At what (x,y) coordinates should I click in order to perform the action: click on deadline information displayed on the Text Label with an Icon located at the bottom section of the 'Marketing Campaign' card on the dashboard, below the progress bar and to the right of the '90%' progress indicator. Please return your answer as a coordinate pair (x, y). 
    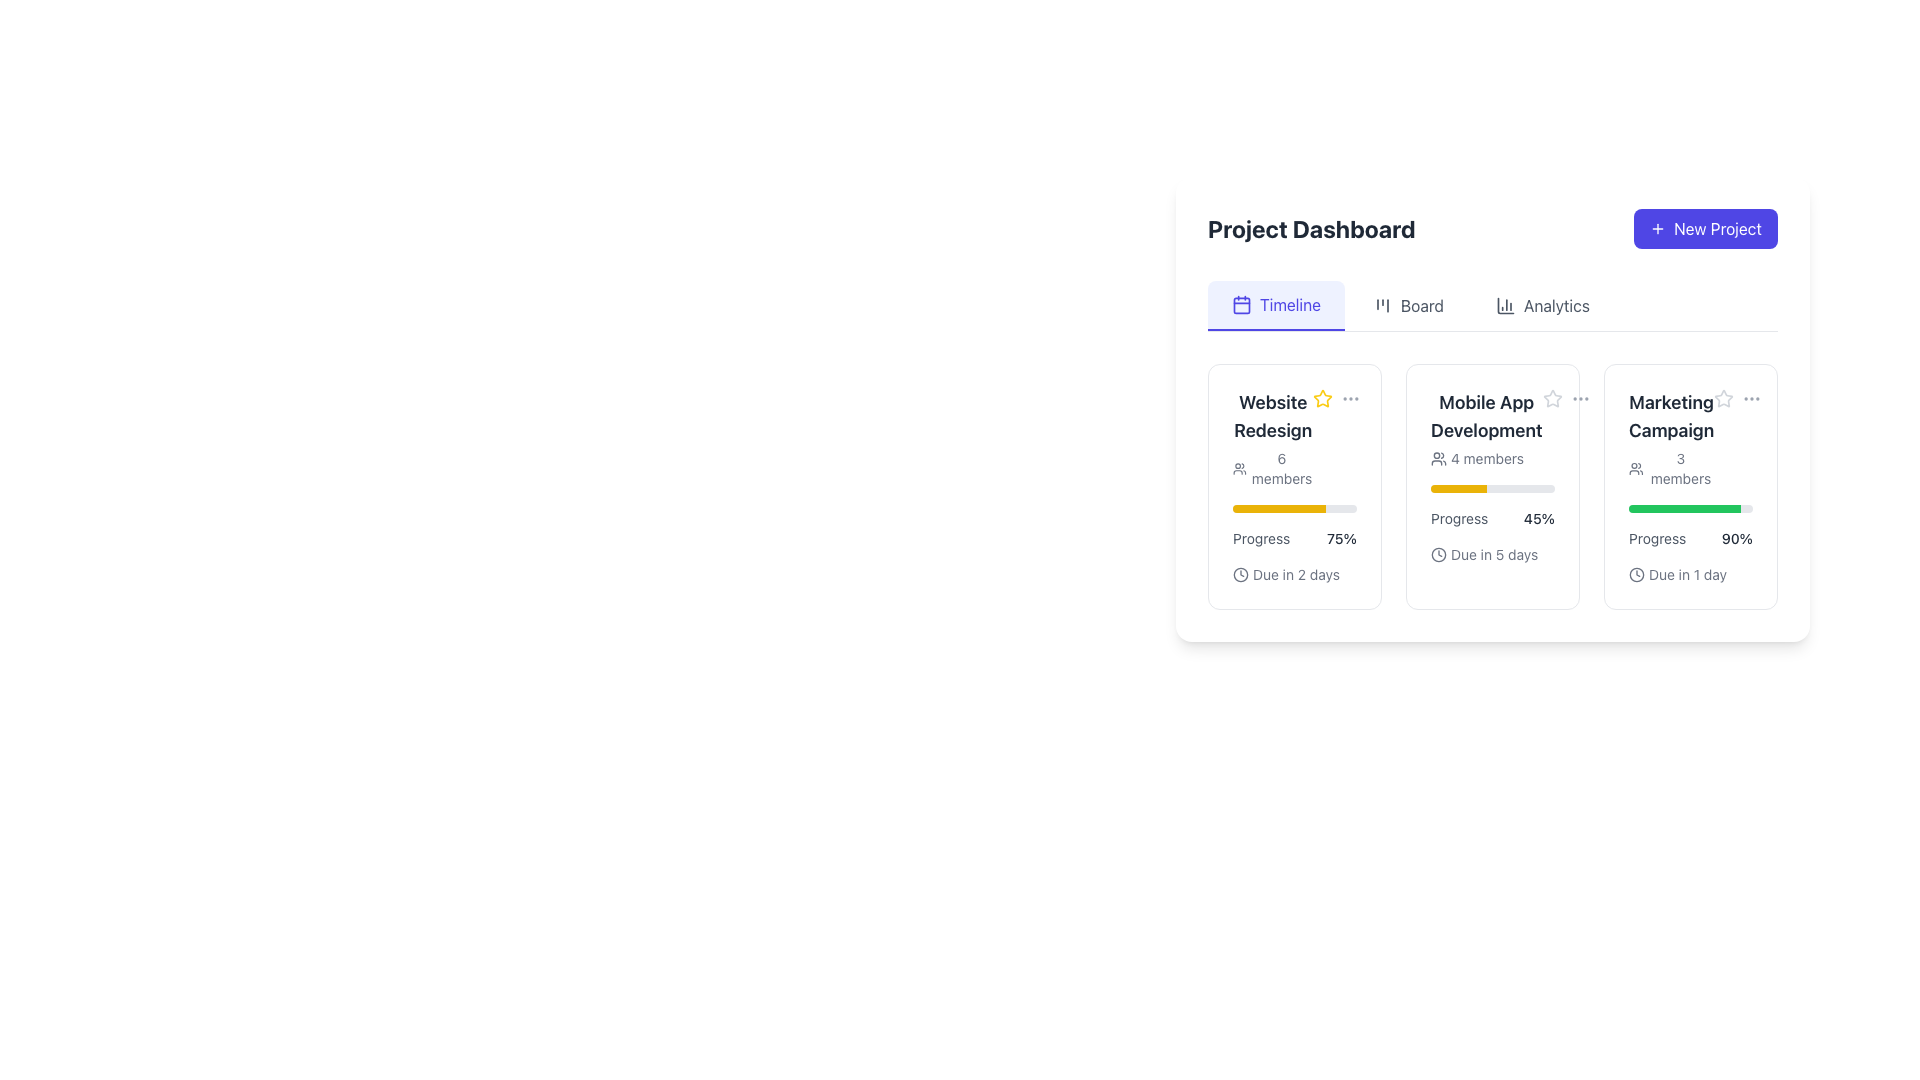
    Looking at the image, I should click on (1689, 574).